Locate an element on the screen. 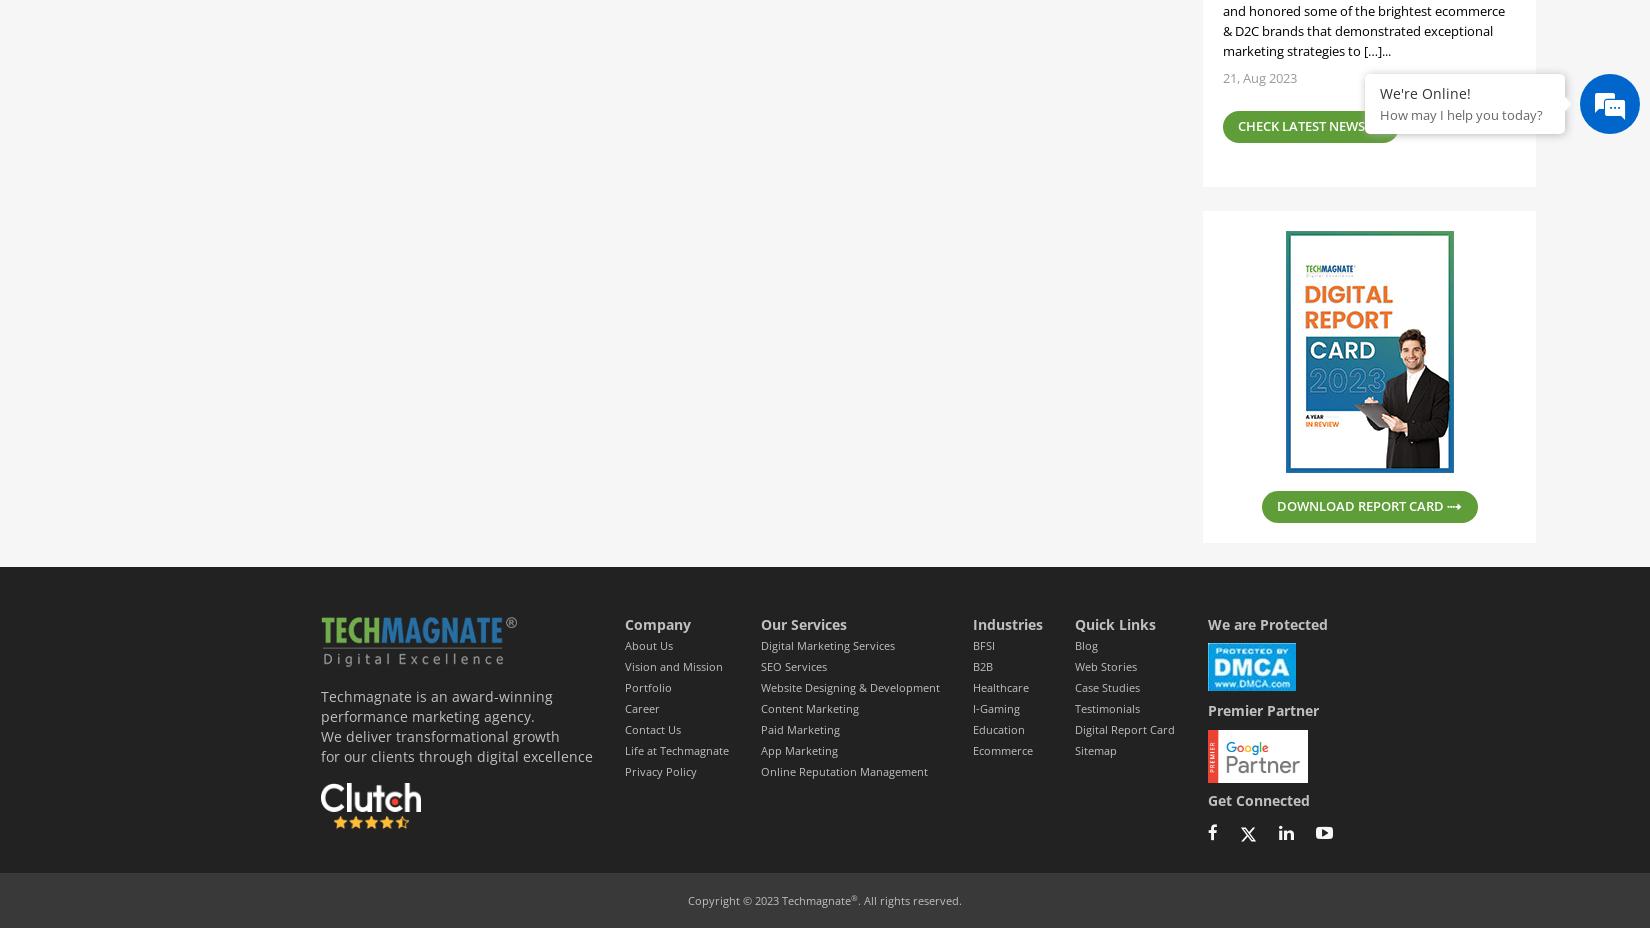 The image size is (1650, 928). 'Healthcare' is located at coordinates (1000, 687).